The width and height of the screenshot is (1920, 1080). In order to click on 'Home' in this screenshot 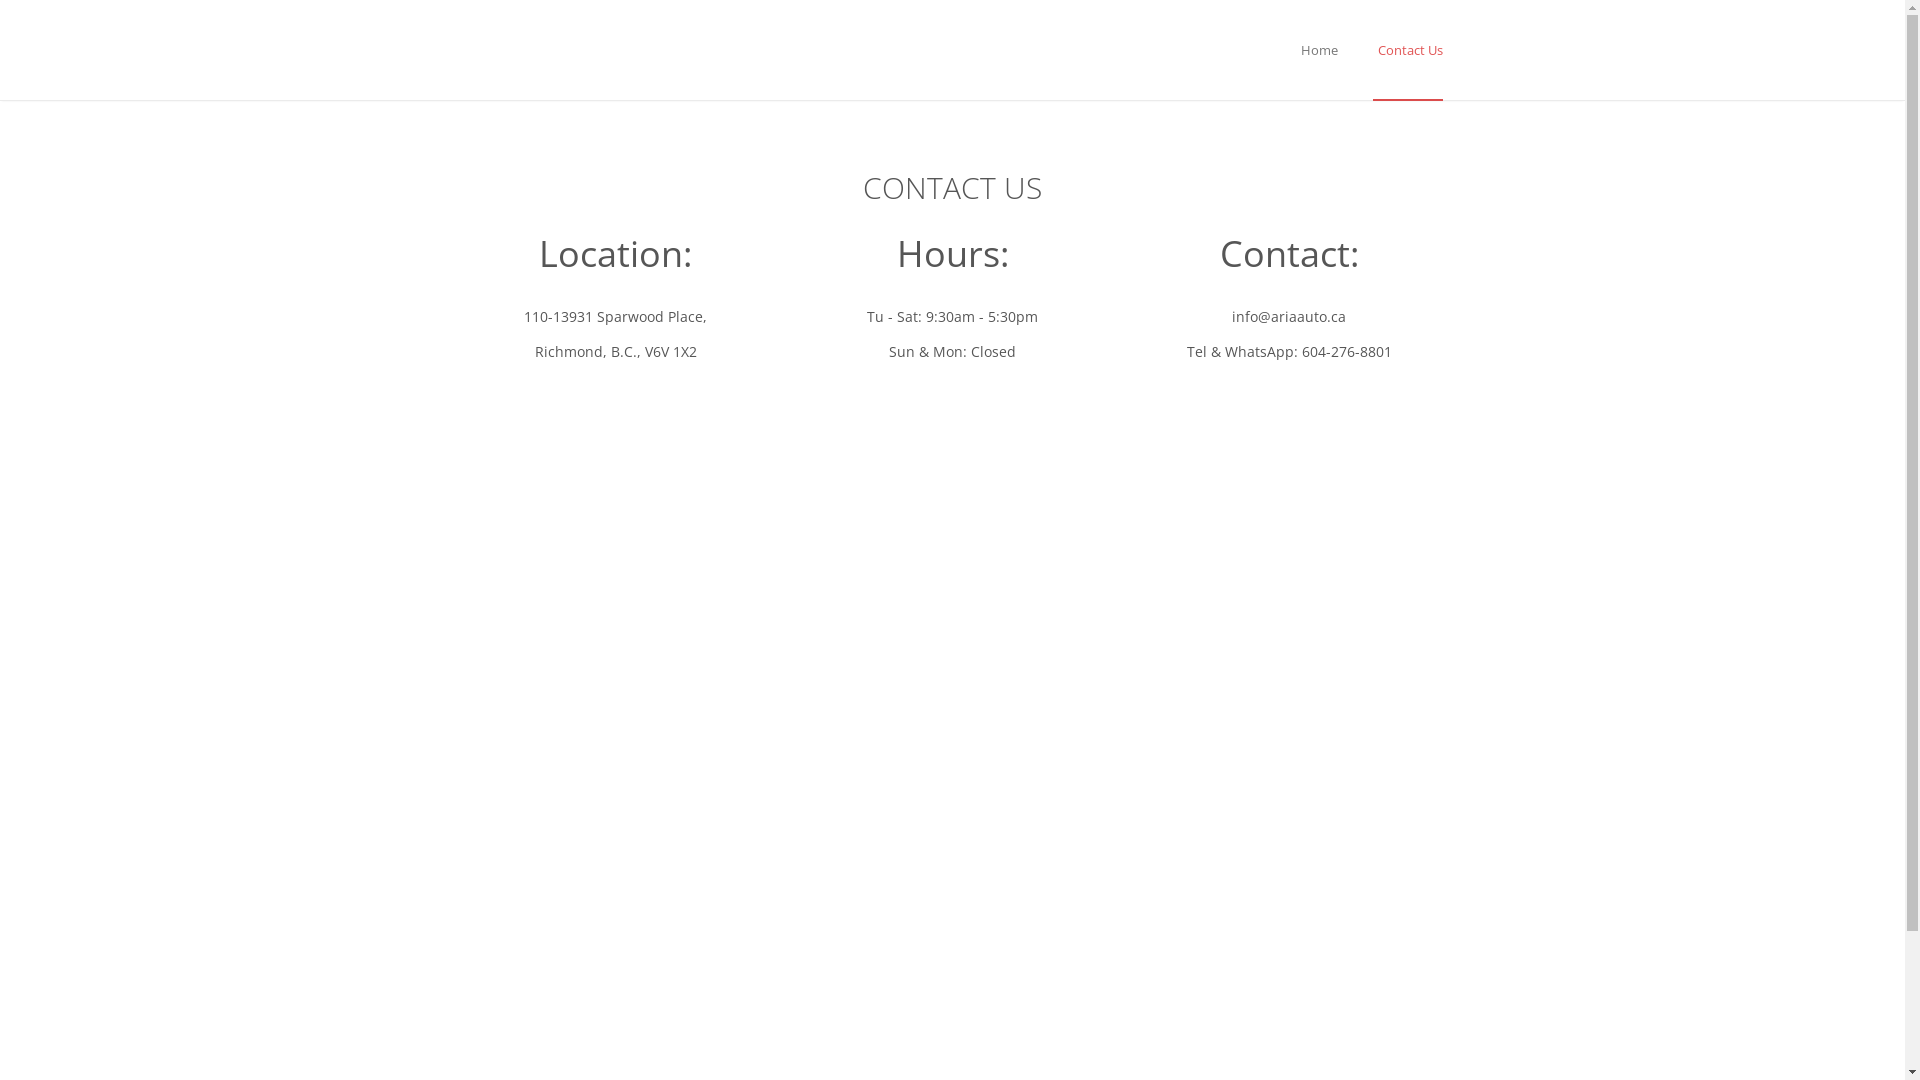, I will do `click(1319, 49)`.